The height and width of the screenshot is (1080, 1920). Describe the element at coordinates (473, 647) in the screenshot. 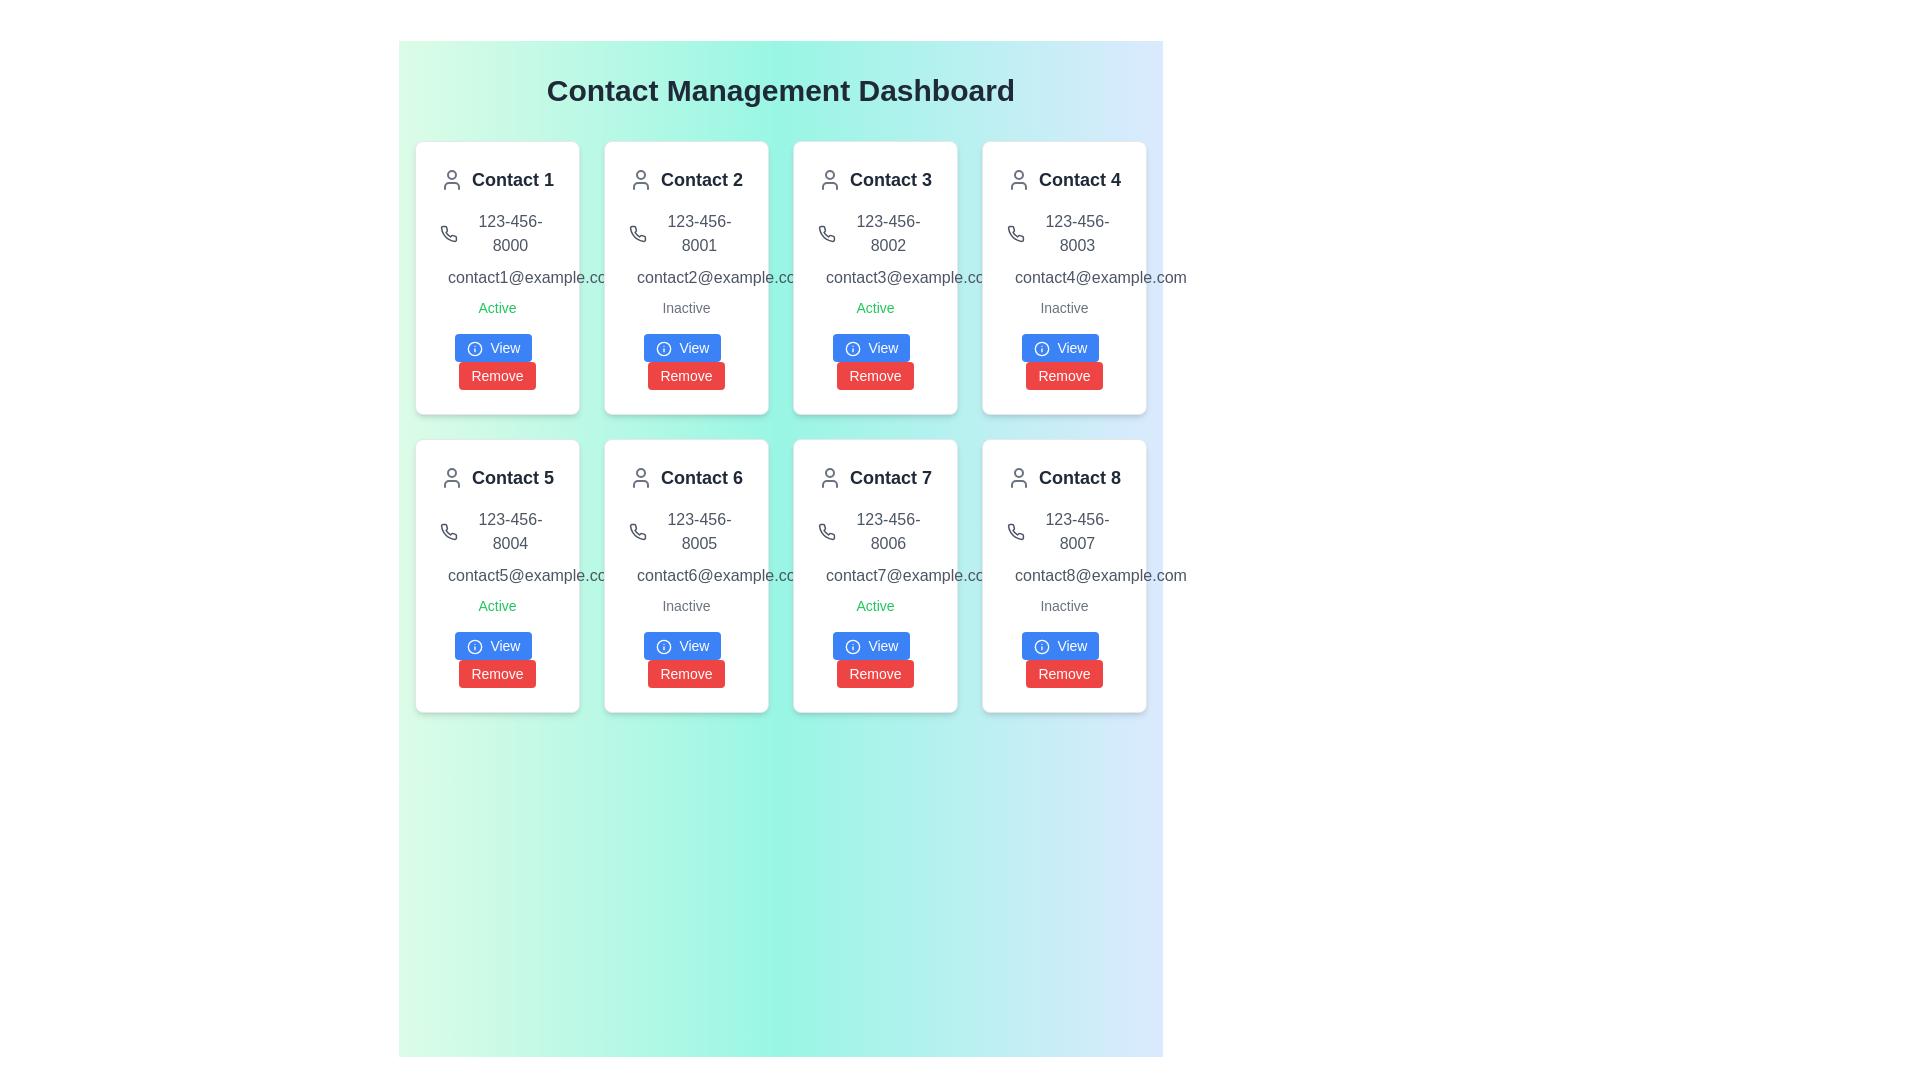

I see `the SVG Circle representing the status icon within the 'View' button for 'Contact 5', located in the bottom-left quadrant of the grid layout` at that location.